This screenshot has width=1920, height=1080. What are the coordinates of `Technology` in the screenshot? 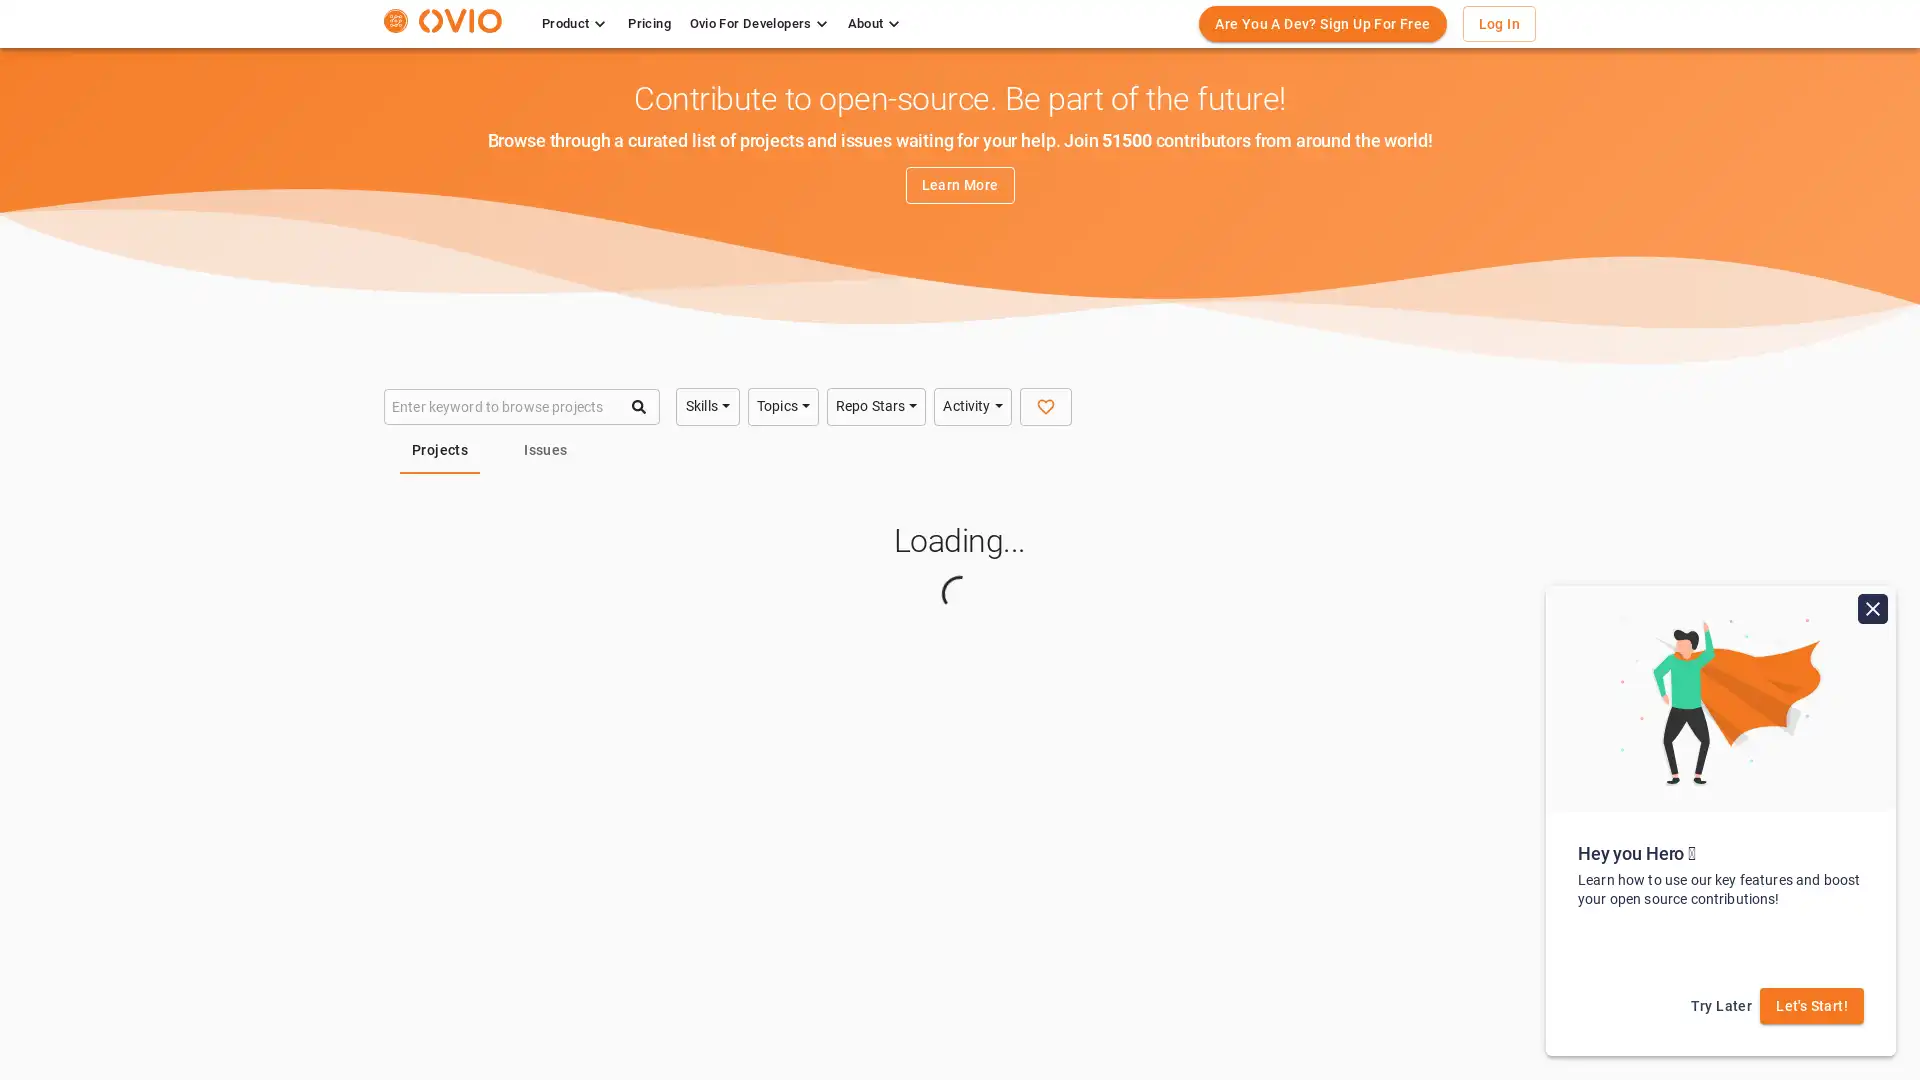 It's located at (1213, 852).